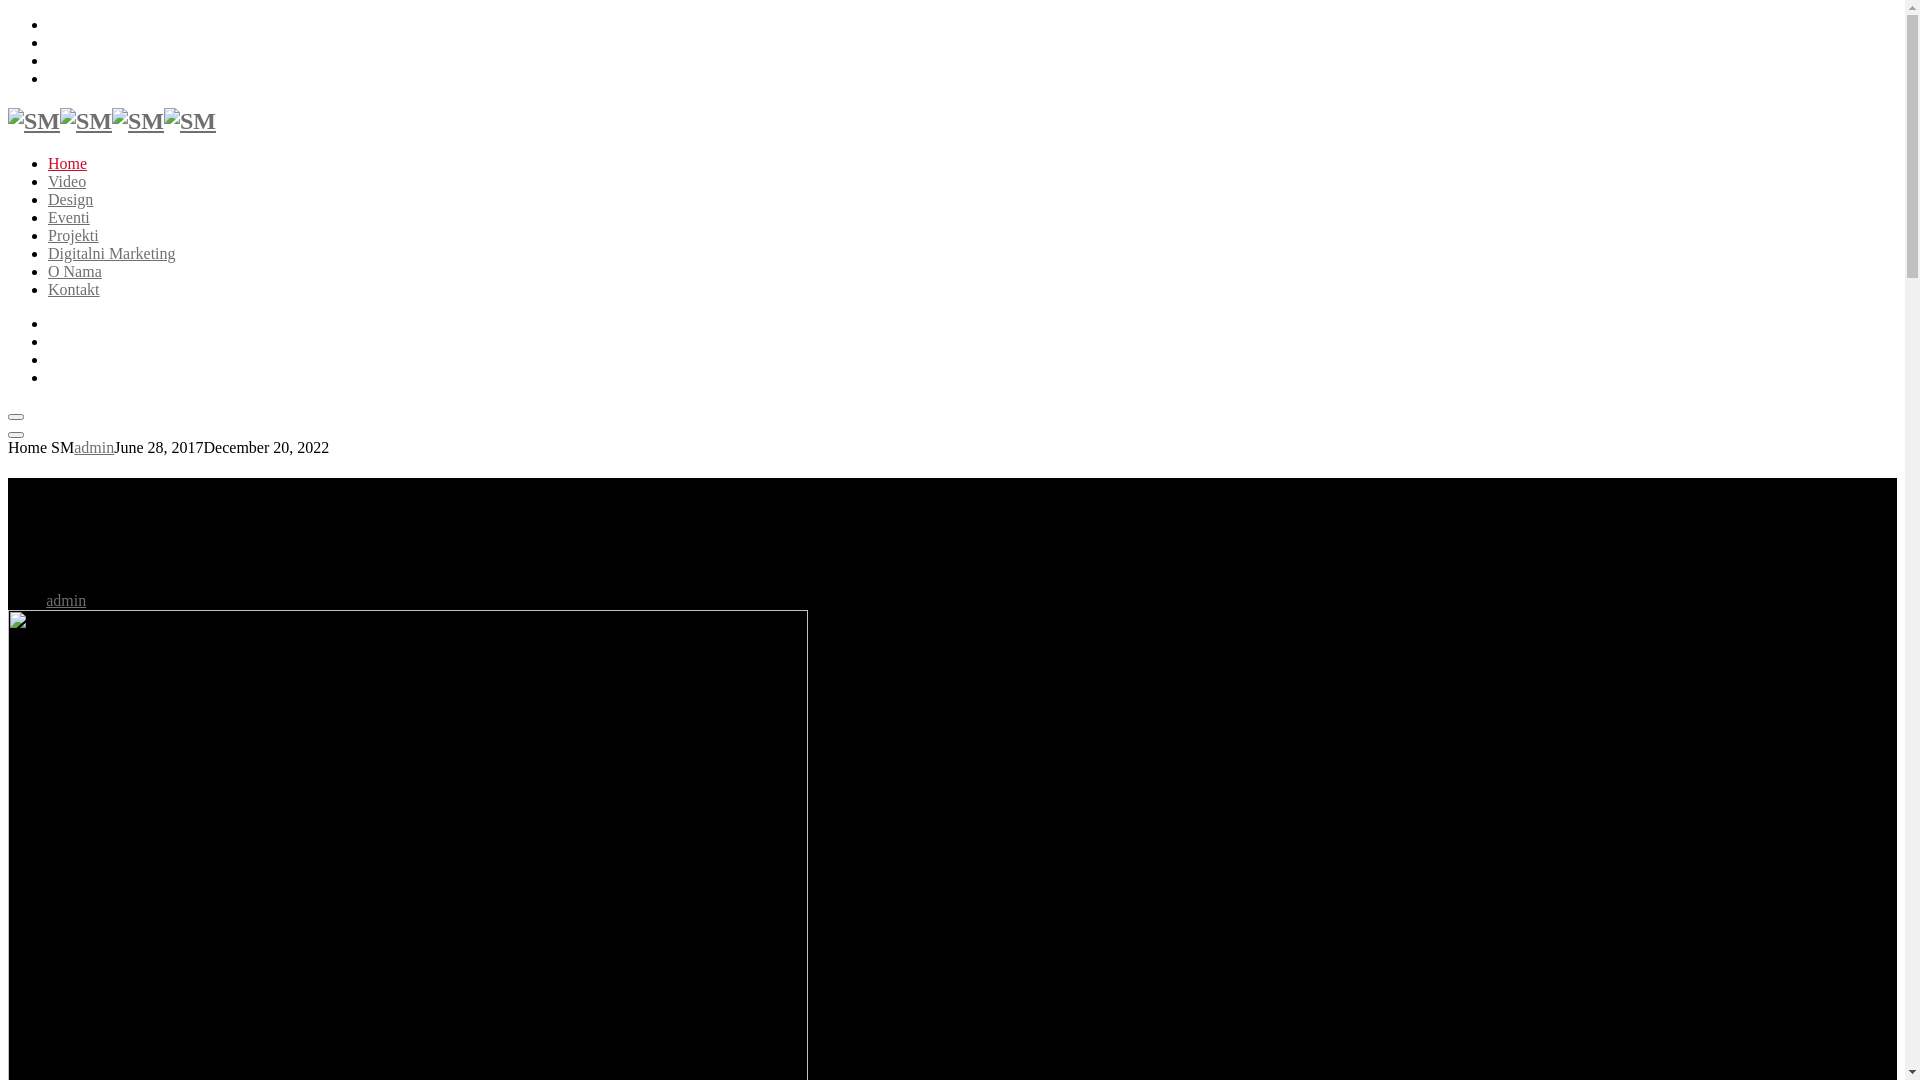  What do you see at coordinates (93, 446) in the screenshot?
I see `'admin'` at bounding box center [93, 446].